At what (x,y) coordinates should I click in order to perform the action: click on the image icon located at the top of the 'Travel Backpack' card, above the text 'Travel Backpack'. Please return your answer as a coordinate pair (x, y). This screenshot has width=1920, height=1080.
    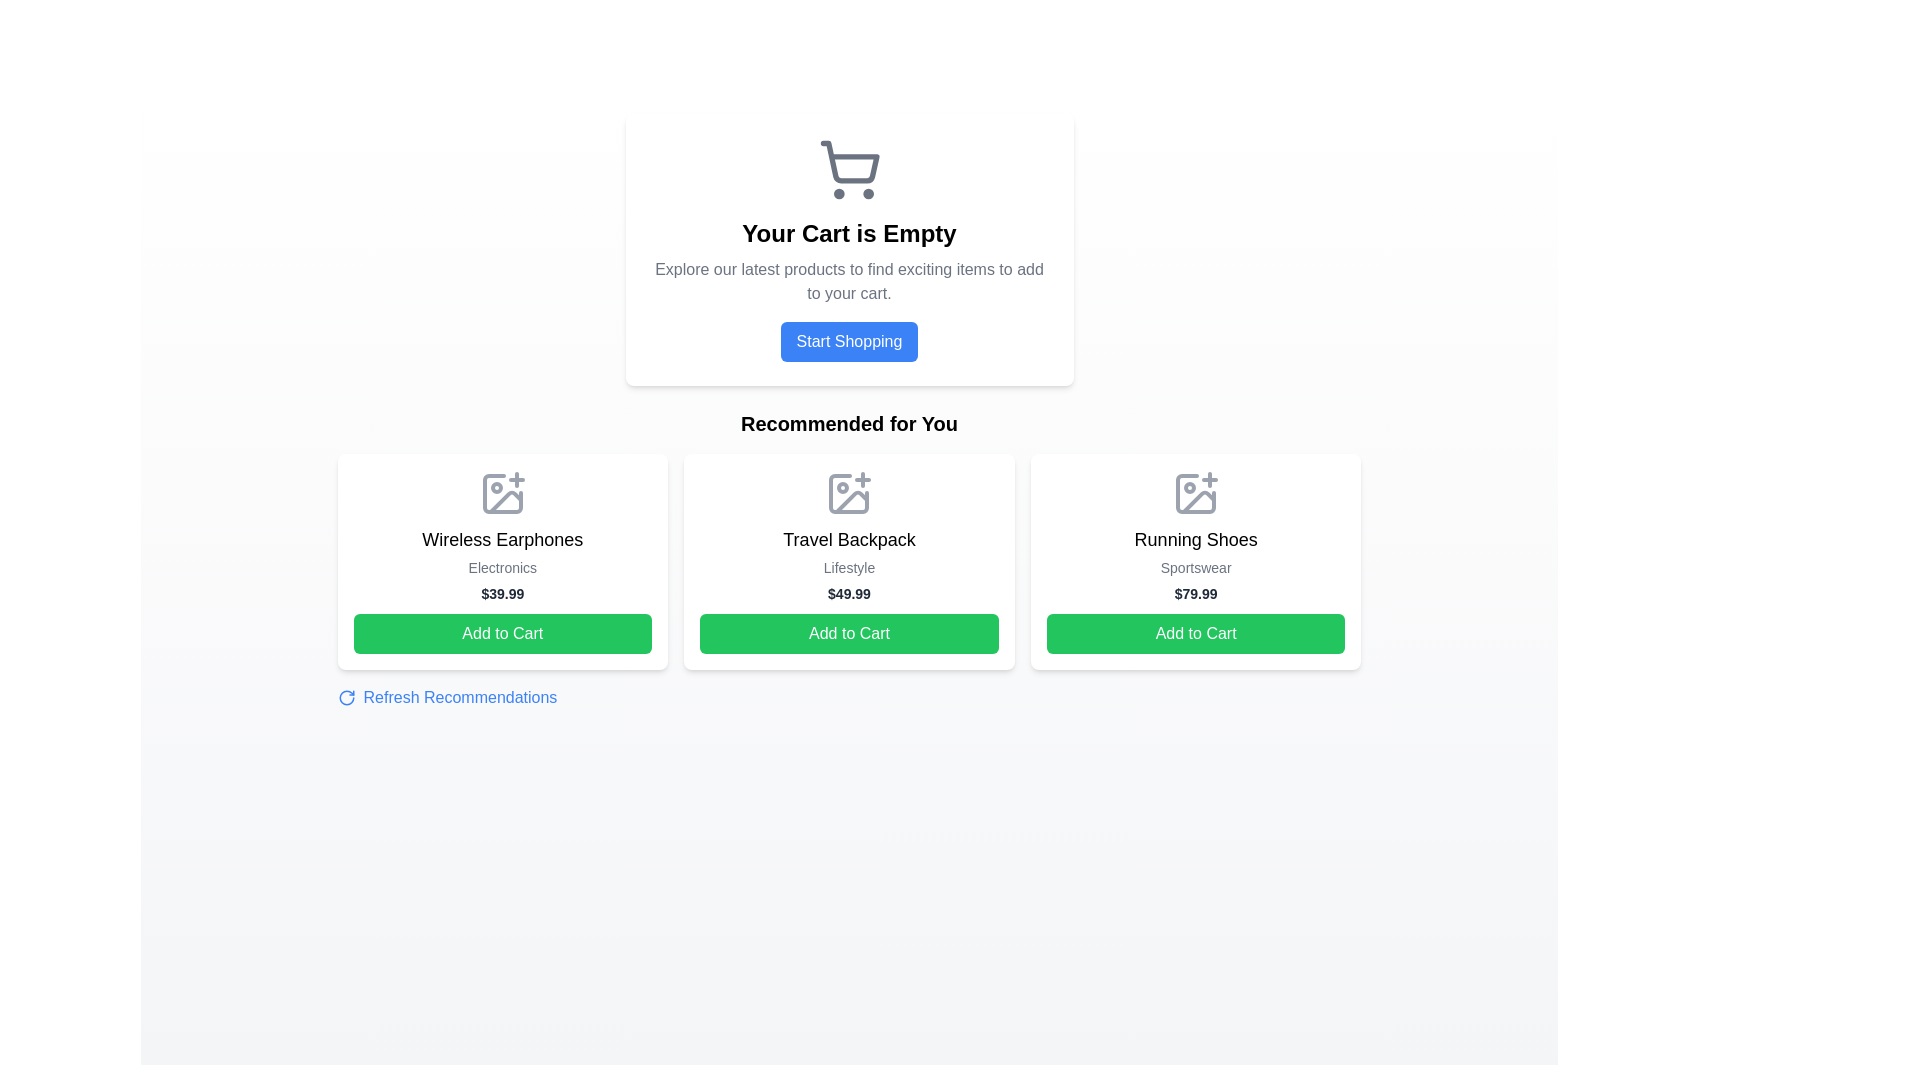
    Looking at the image, I should click on (849, 493).